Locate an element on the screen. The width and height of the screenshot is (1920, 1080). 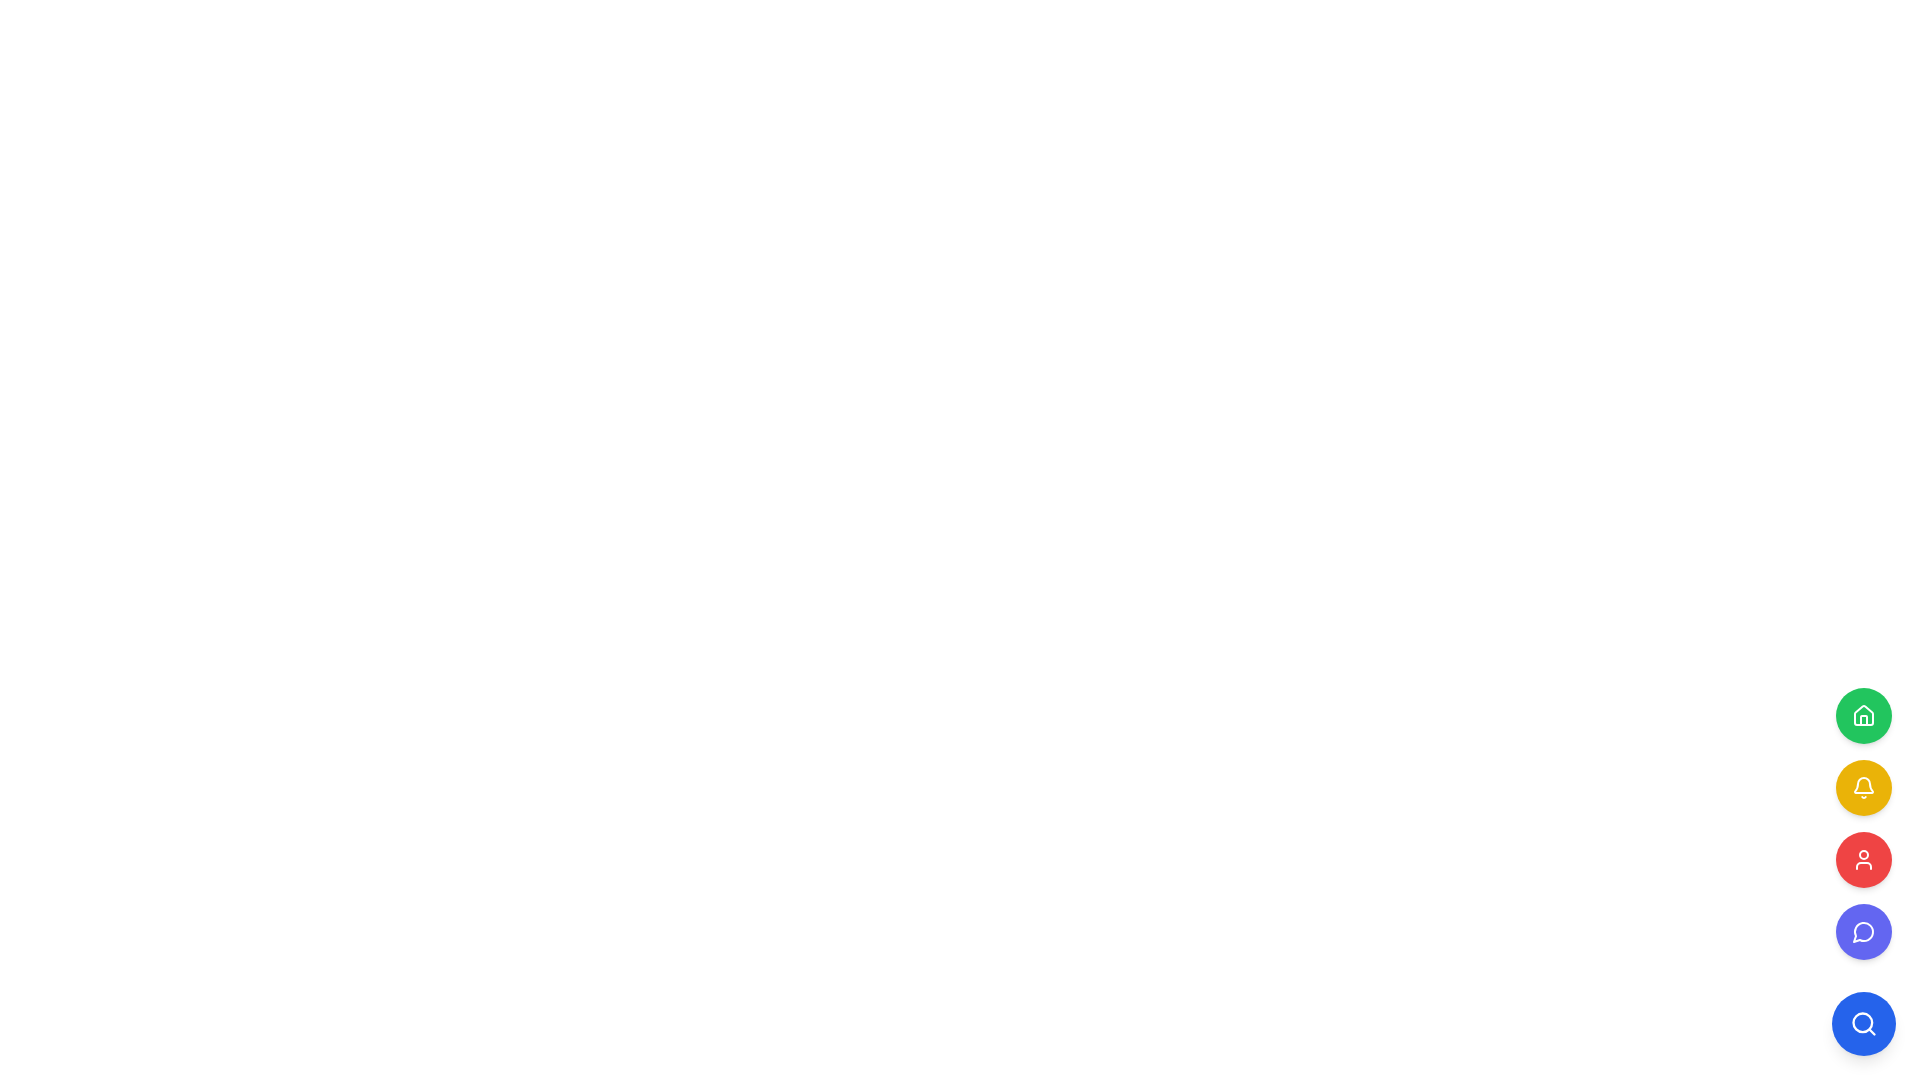
the circular yellow button with a white notification bell icon located at the bottom-right corner of the interface is located at coordinates (1862, 786).